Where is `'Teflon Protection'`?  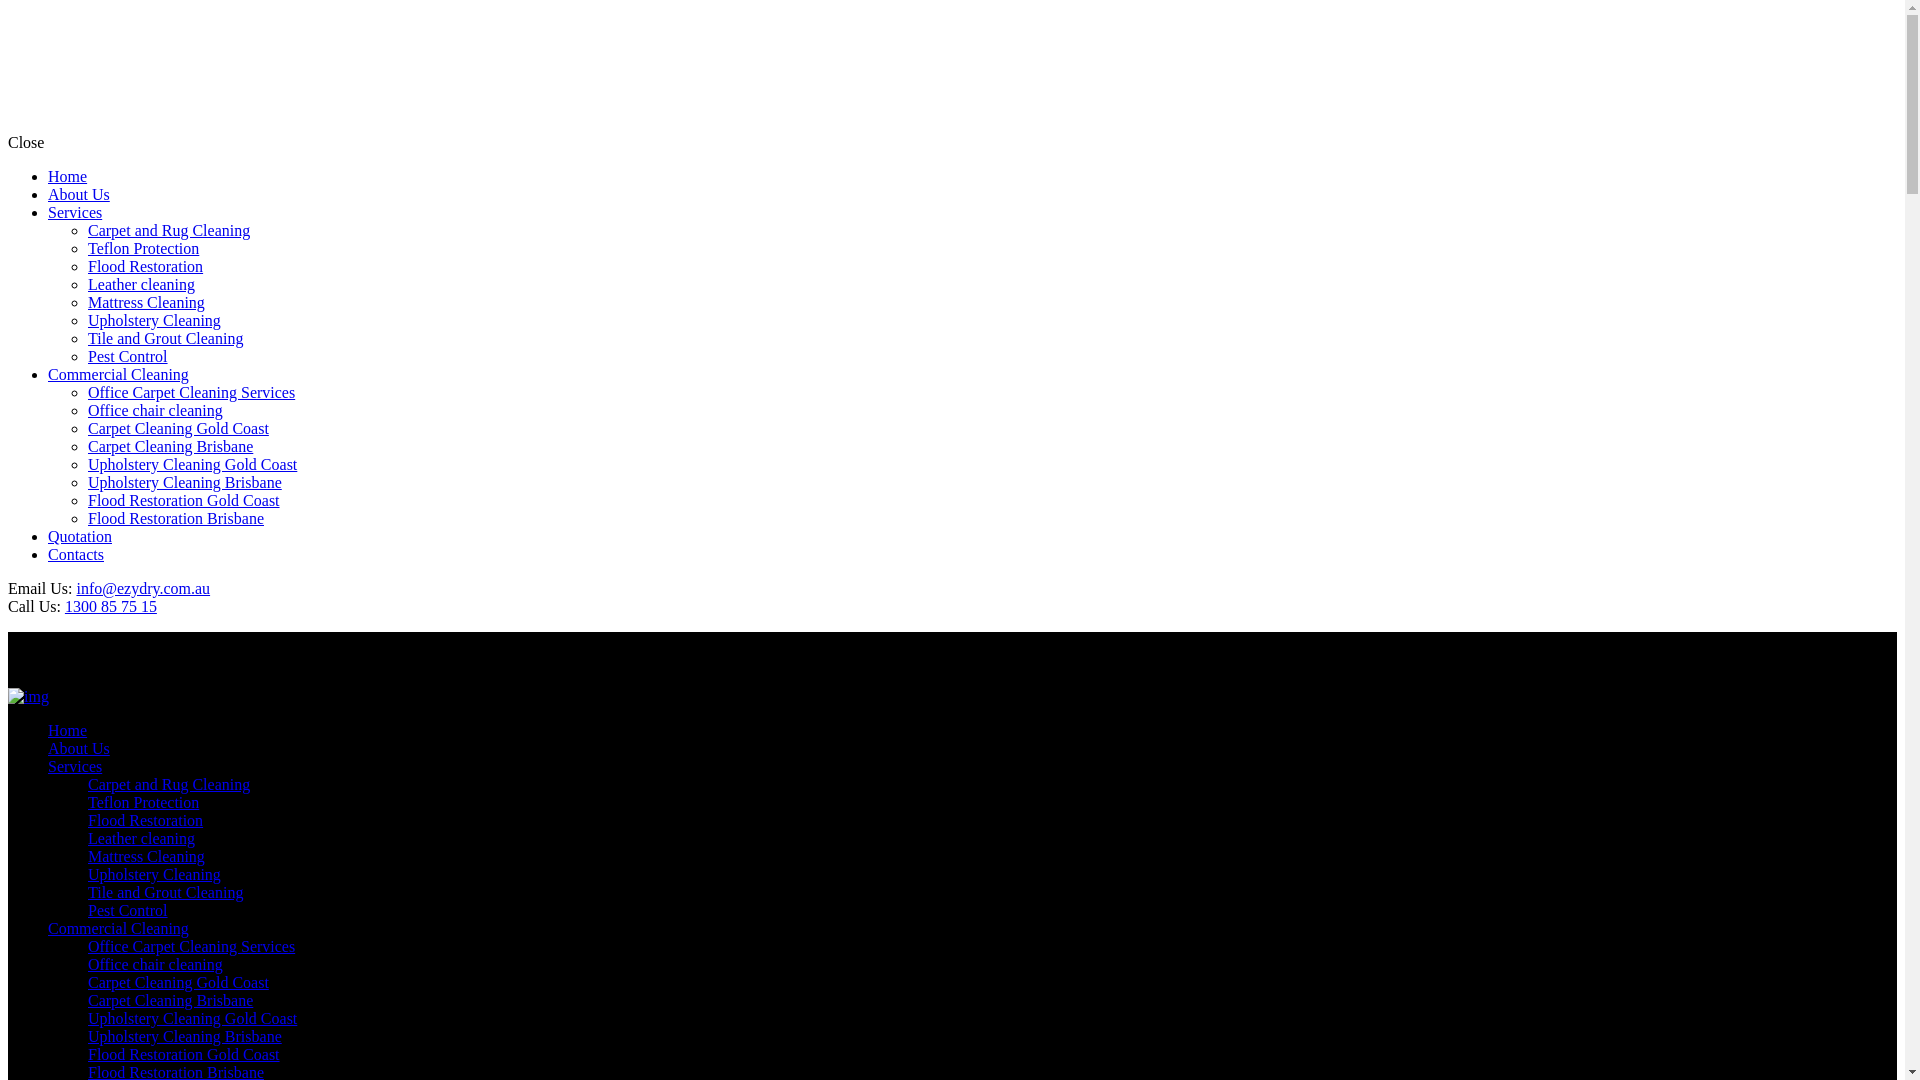 'Teflon Protection' is located at coordinates (86, 801).